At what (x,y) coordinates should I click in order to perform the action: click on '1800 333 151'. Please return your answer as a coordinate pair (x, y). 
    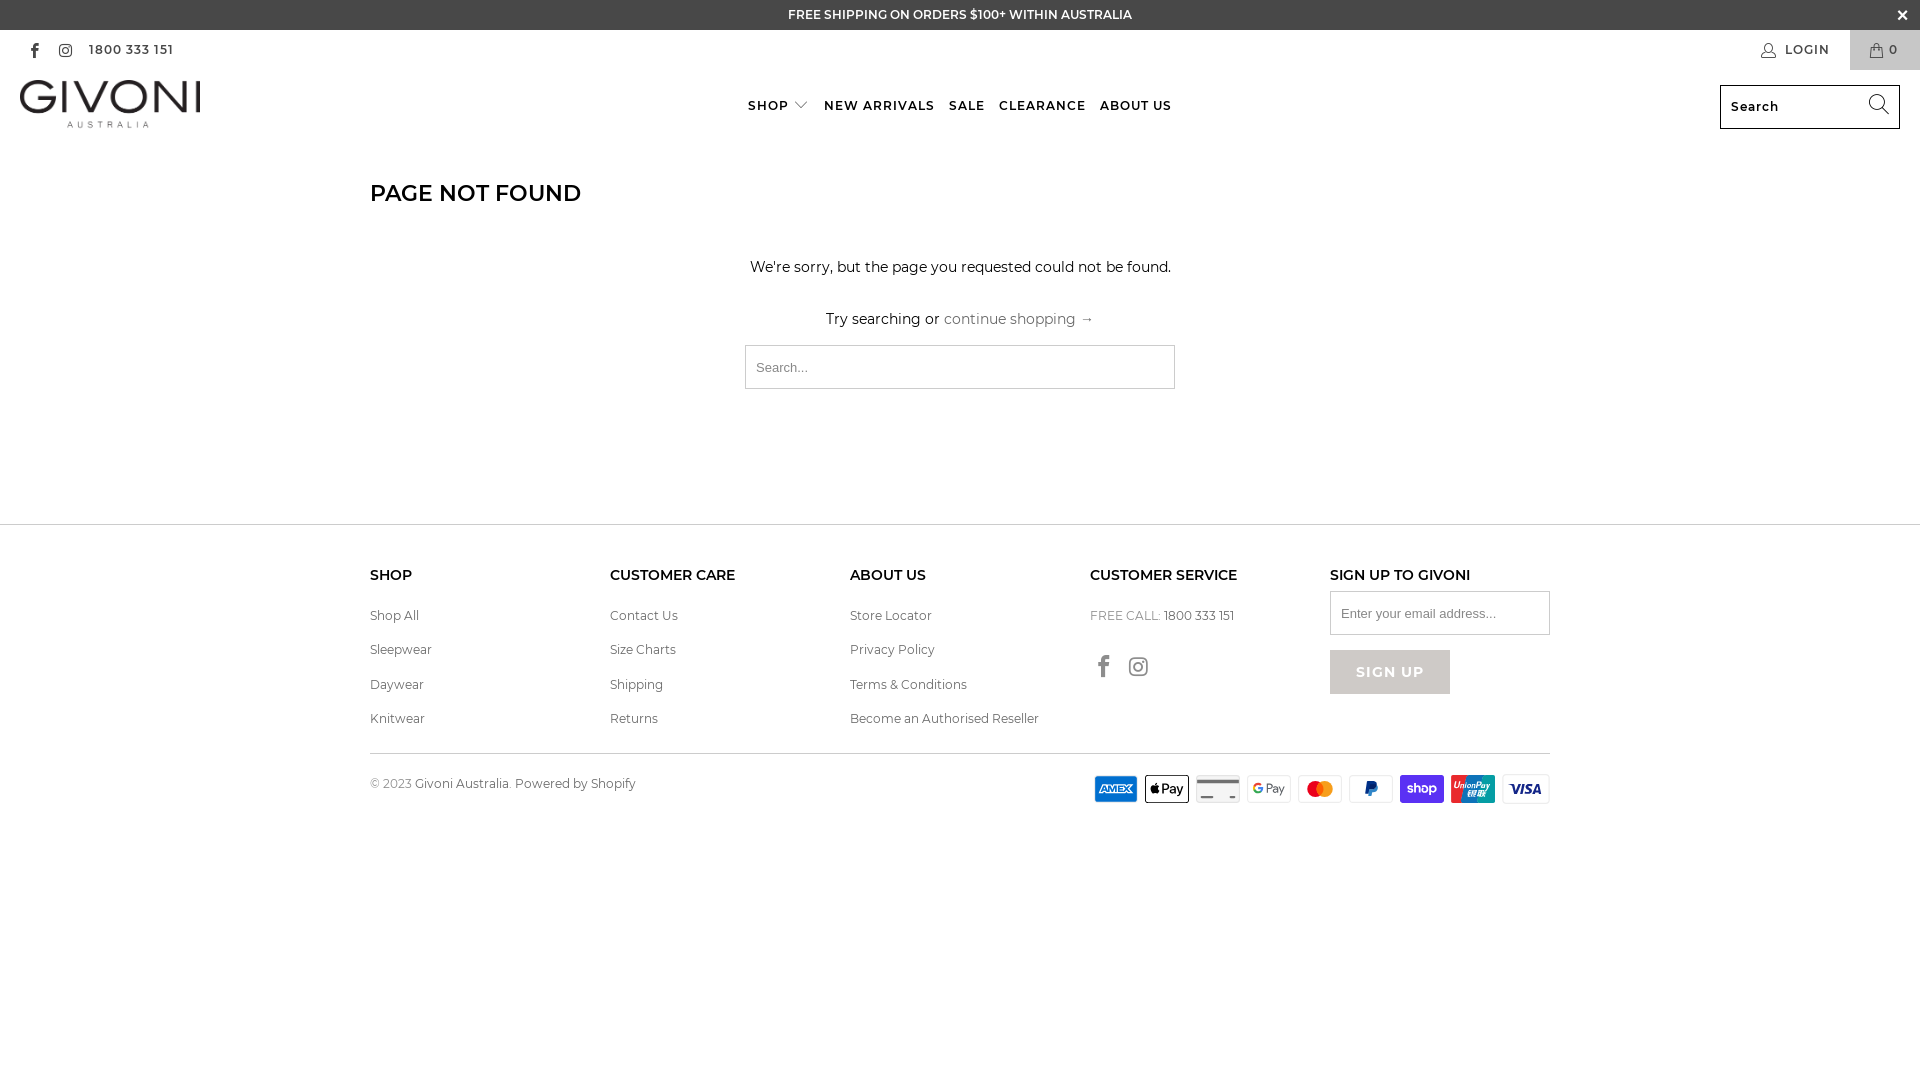
    Looking at the image, I should click on (86, 49).